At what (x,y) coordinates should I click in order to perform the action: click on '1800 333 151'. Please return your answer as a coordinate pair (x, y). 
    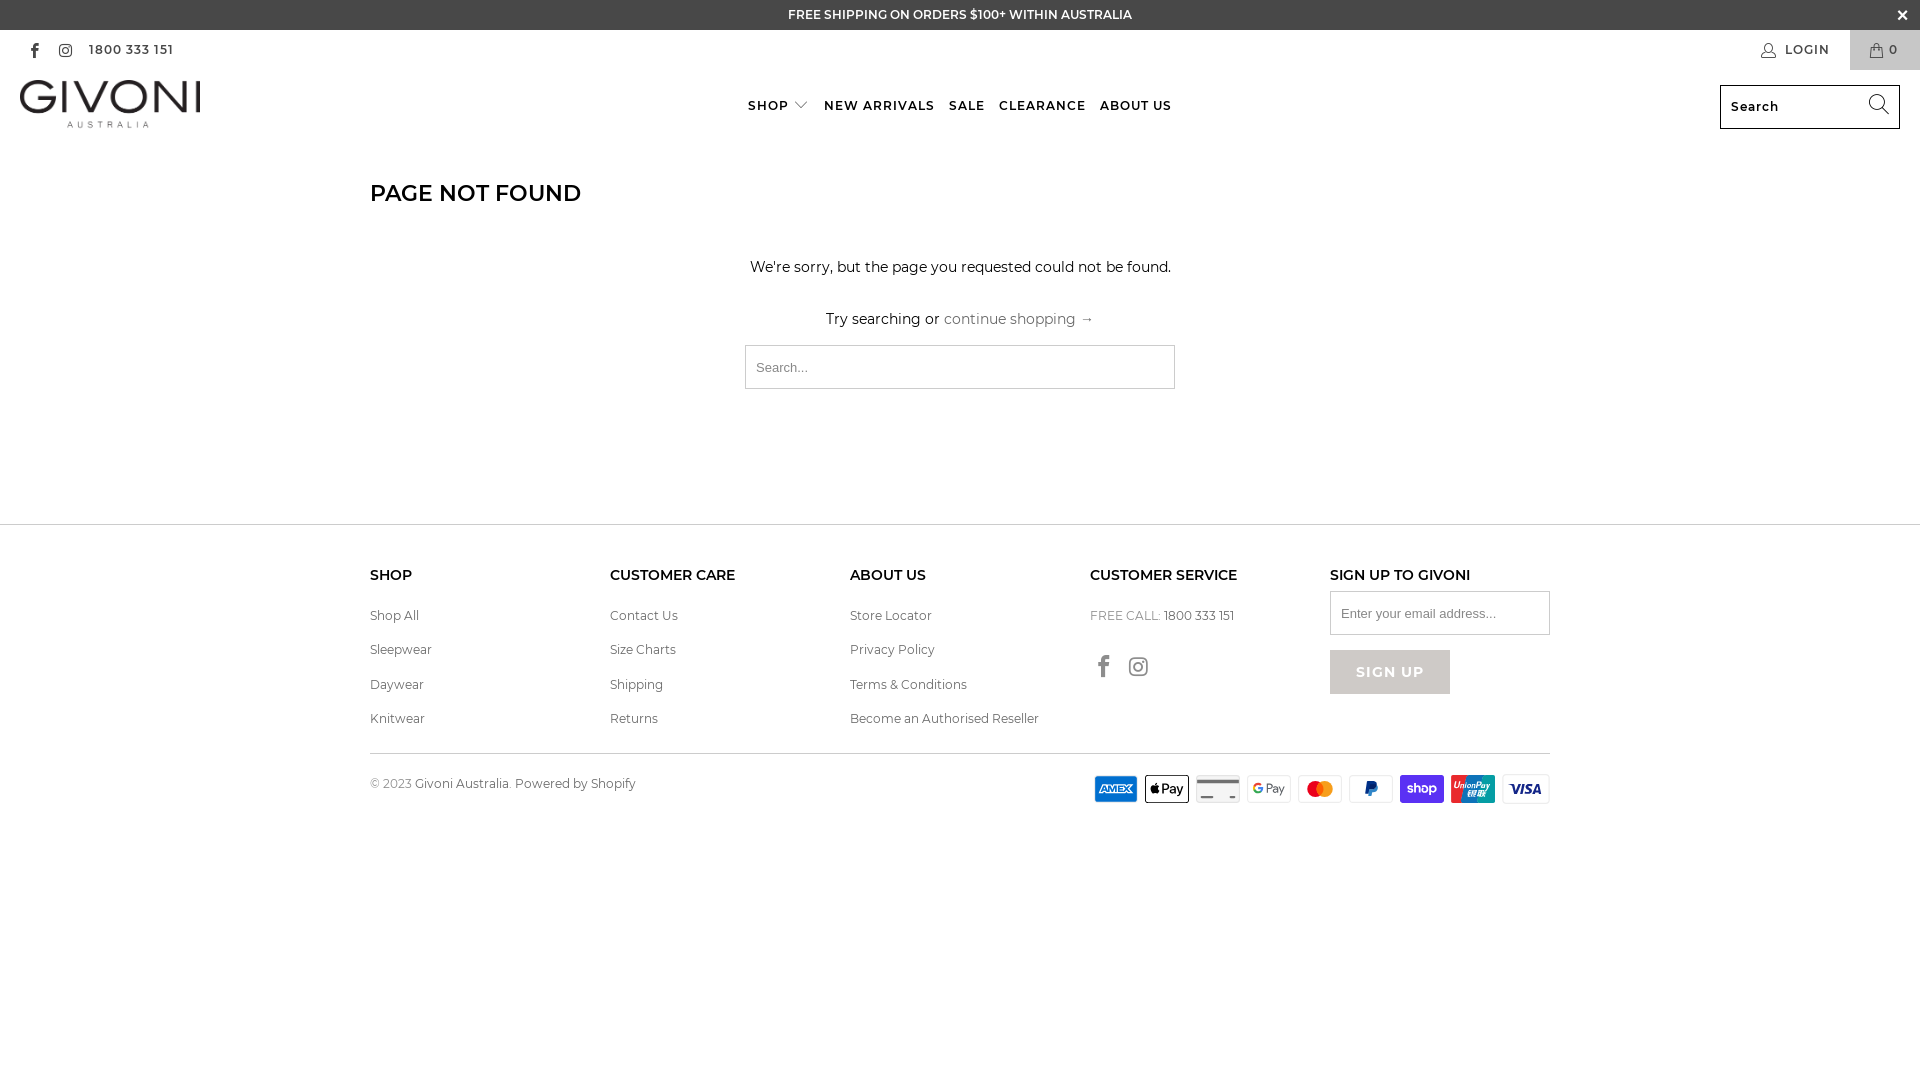
    Looking at the image, I should click on (86, 49).